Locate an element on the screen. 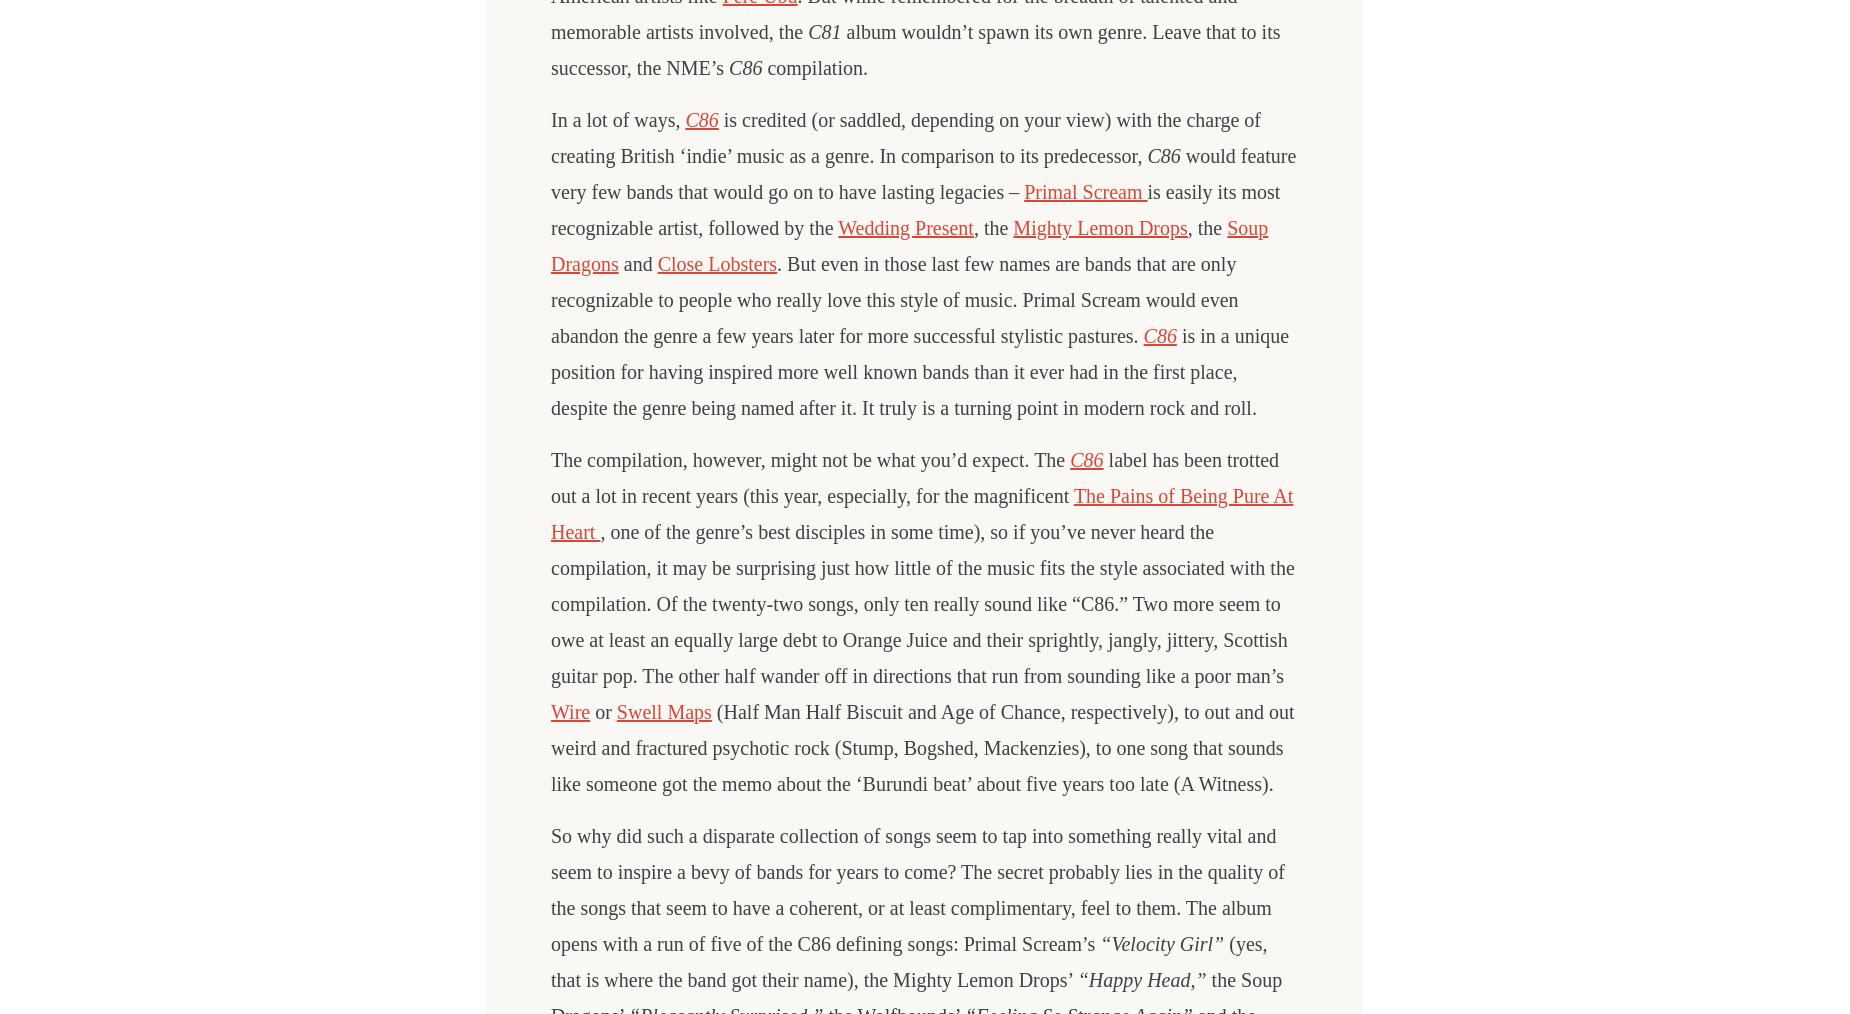 The height and width of the screenshot is (1014, 1850). '.  But even in those last few names are bands that are only recognizable to people who really love this style of music. Primal Scream would even abandon the genre a few years later for more successful stylistic pastures.' is located at coordinates (894, 300).